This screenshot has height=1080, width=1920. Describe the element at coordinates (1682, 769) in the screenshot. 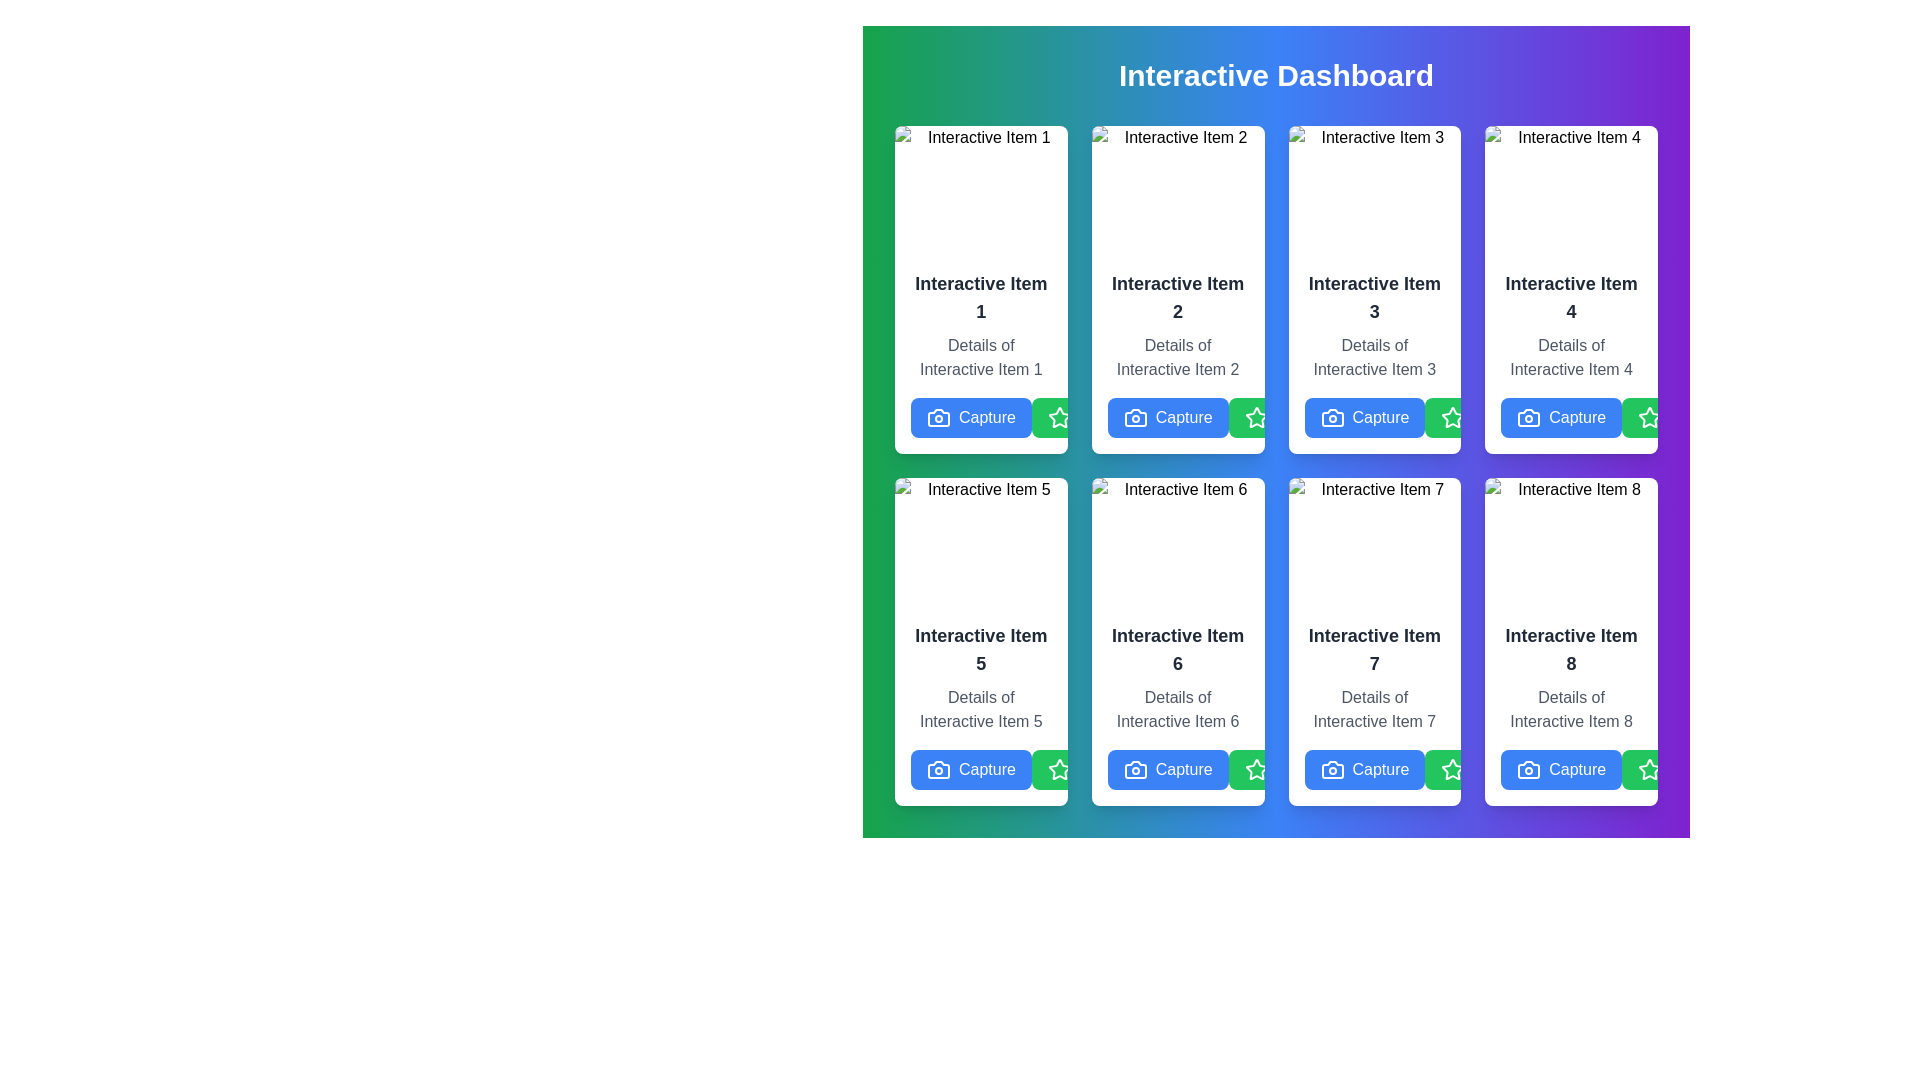

I see `the 'Favorite' button located in the eighth item card` at that location.